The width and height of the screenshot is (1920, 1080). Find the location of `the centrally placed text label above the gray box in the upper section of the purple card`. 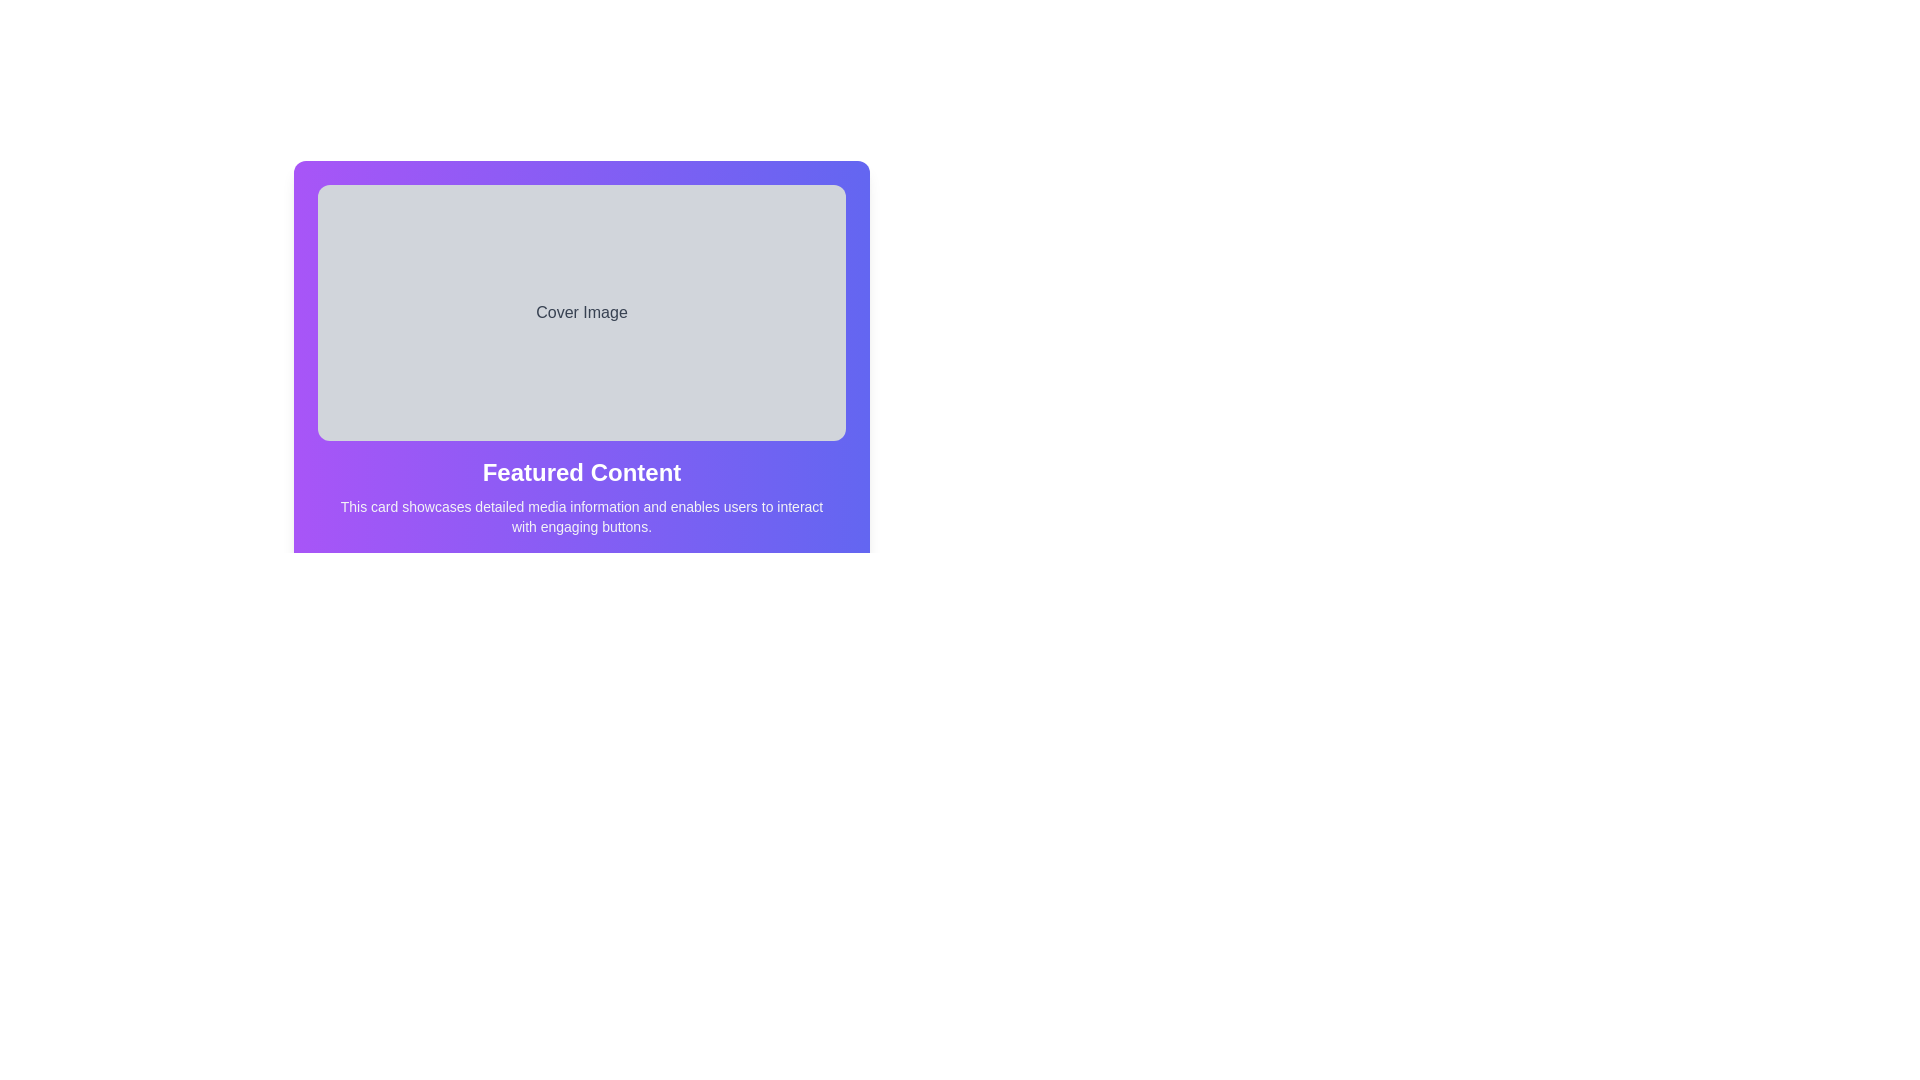

the centrally placed text label above the gray box in the upper section of the purple card is located at coordinates (580, 312).